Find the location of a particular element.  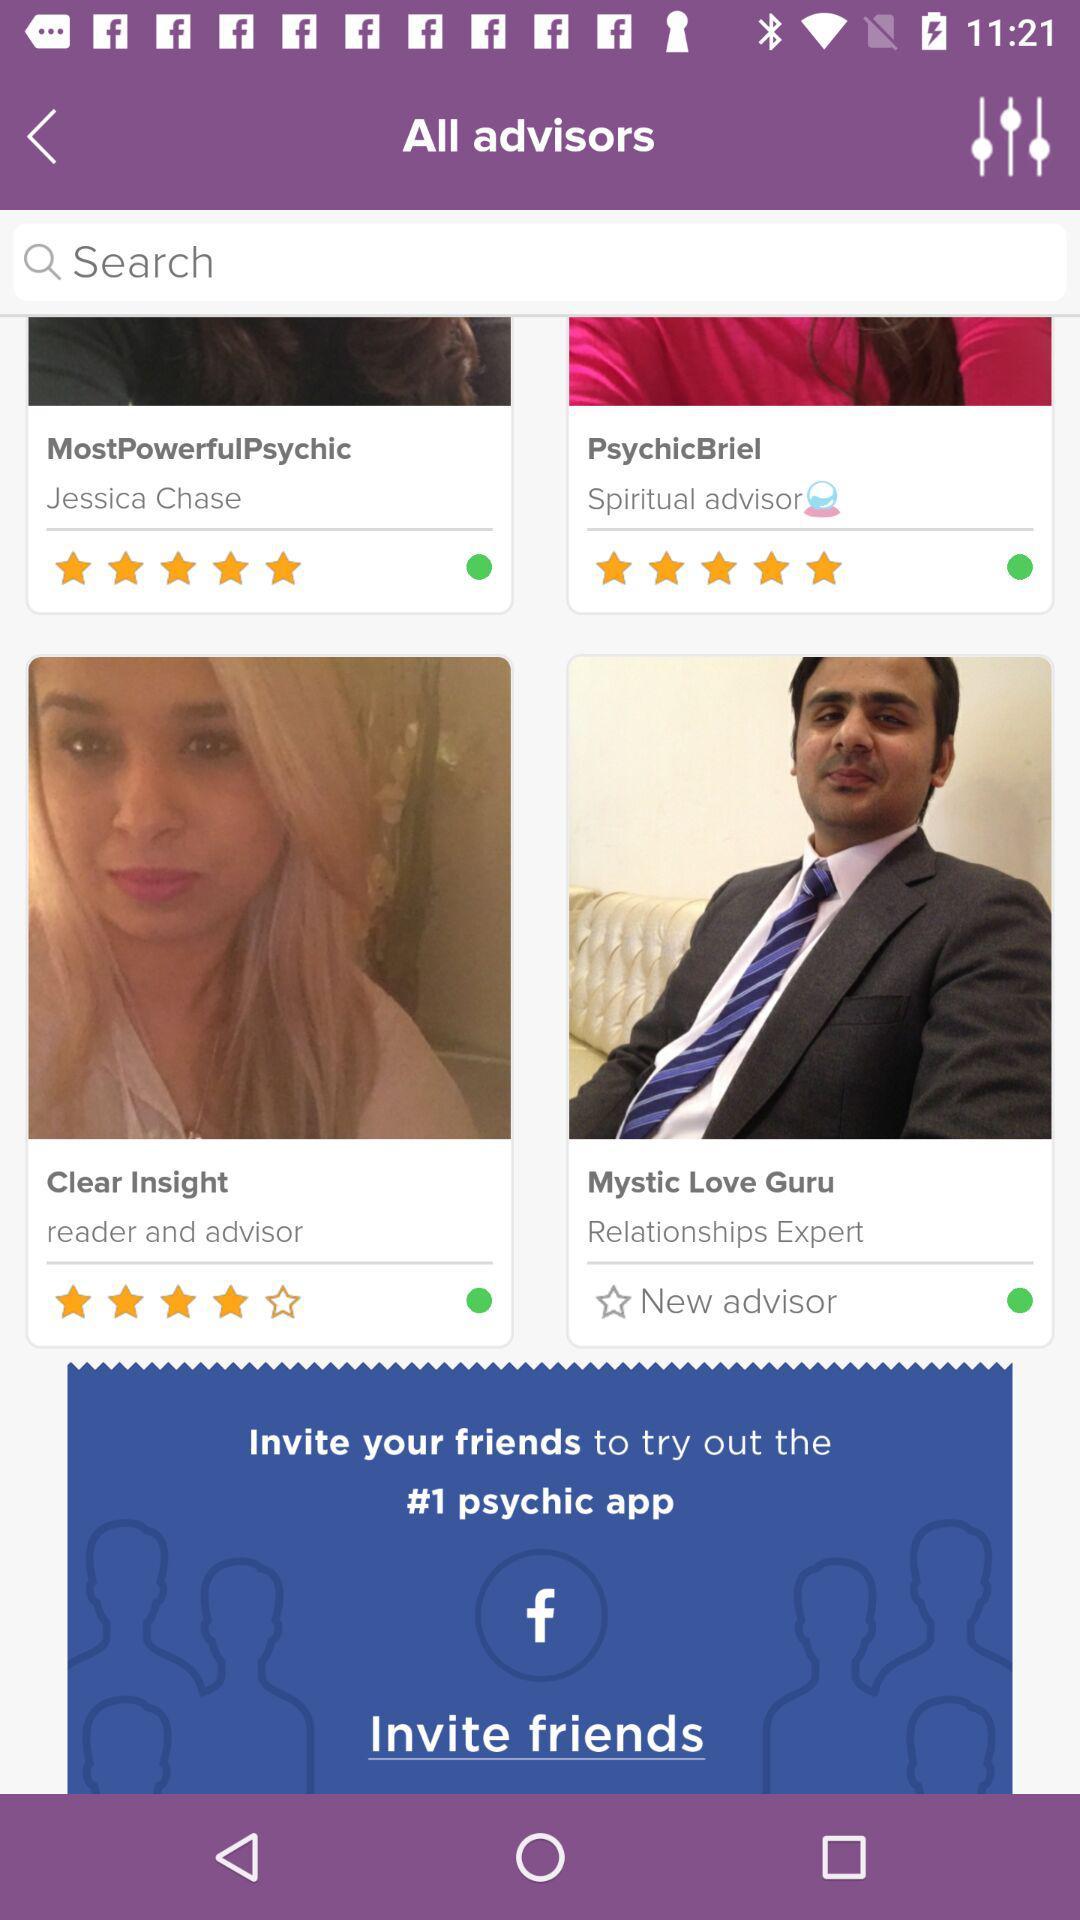

search advisers is located at coordinates (540, 261).